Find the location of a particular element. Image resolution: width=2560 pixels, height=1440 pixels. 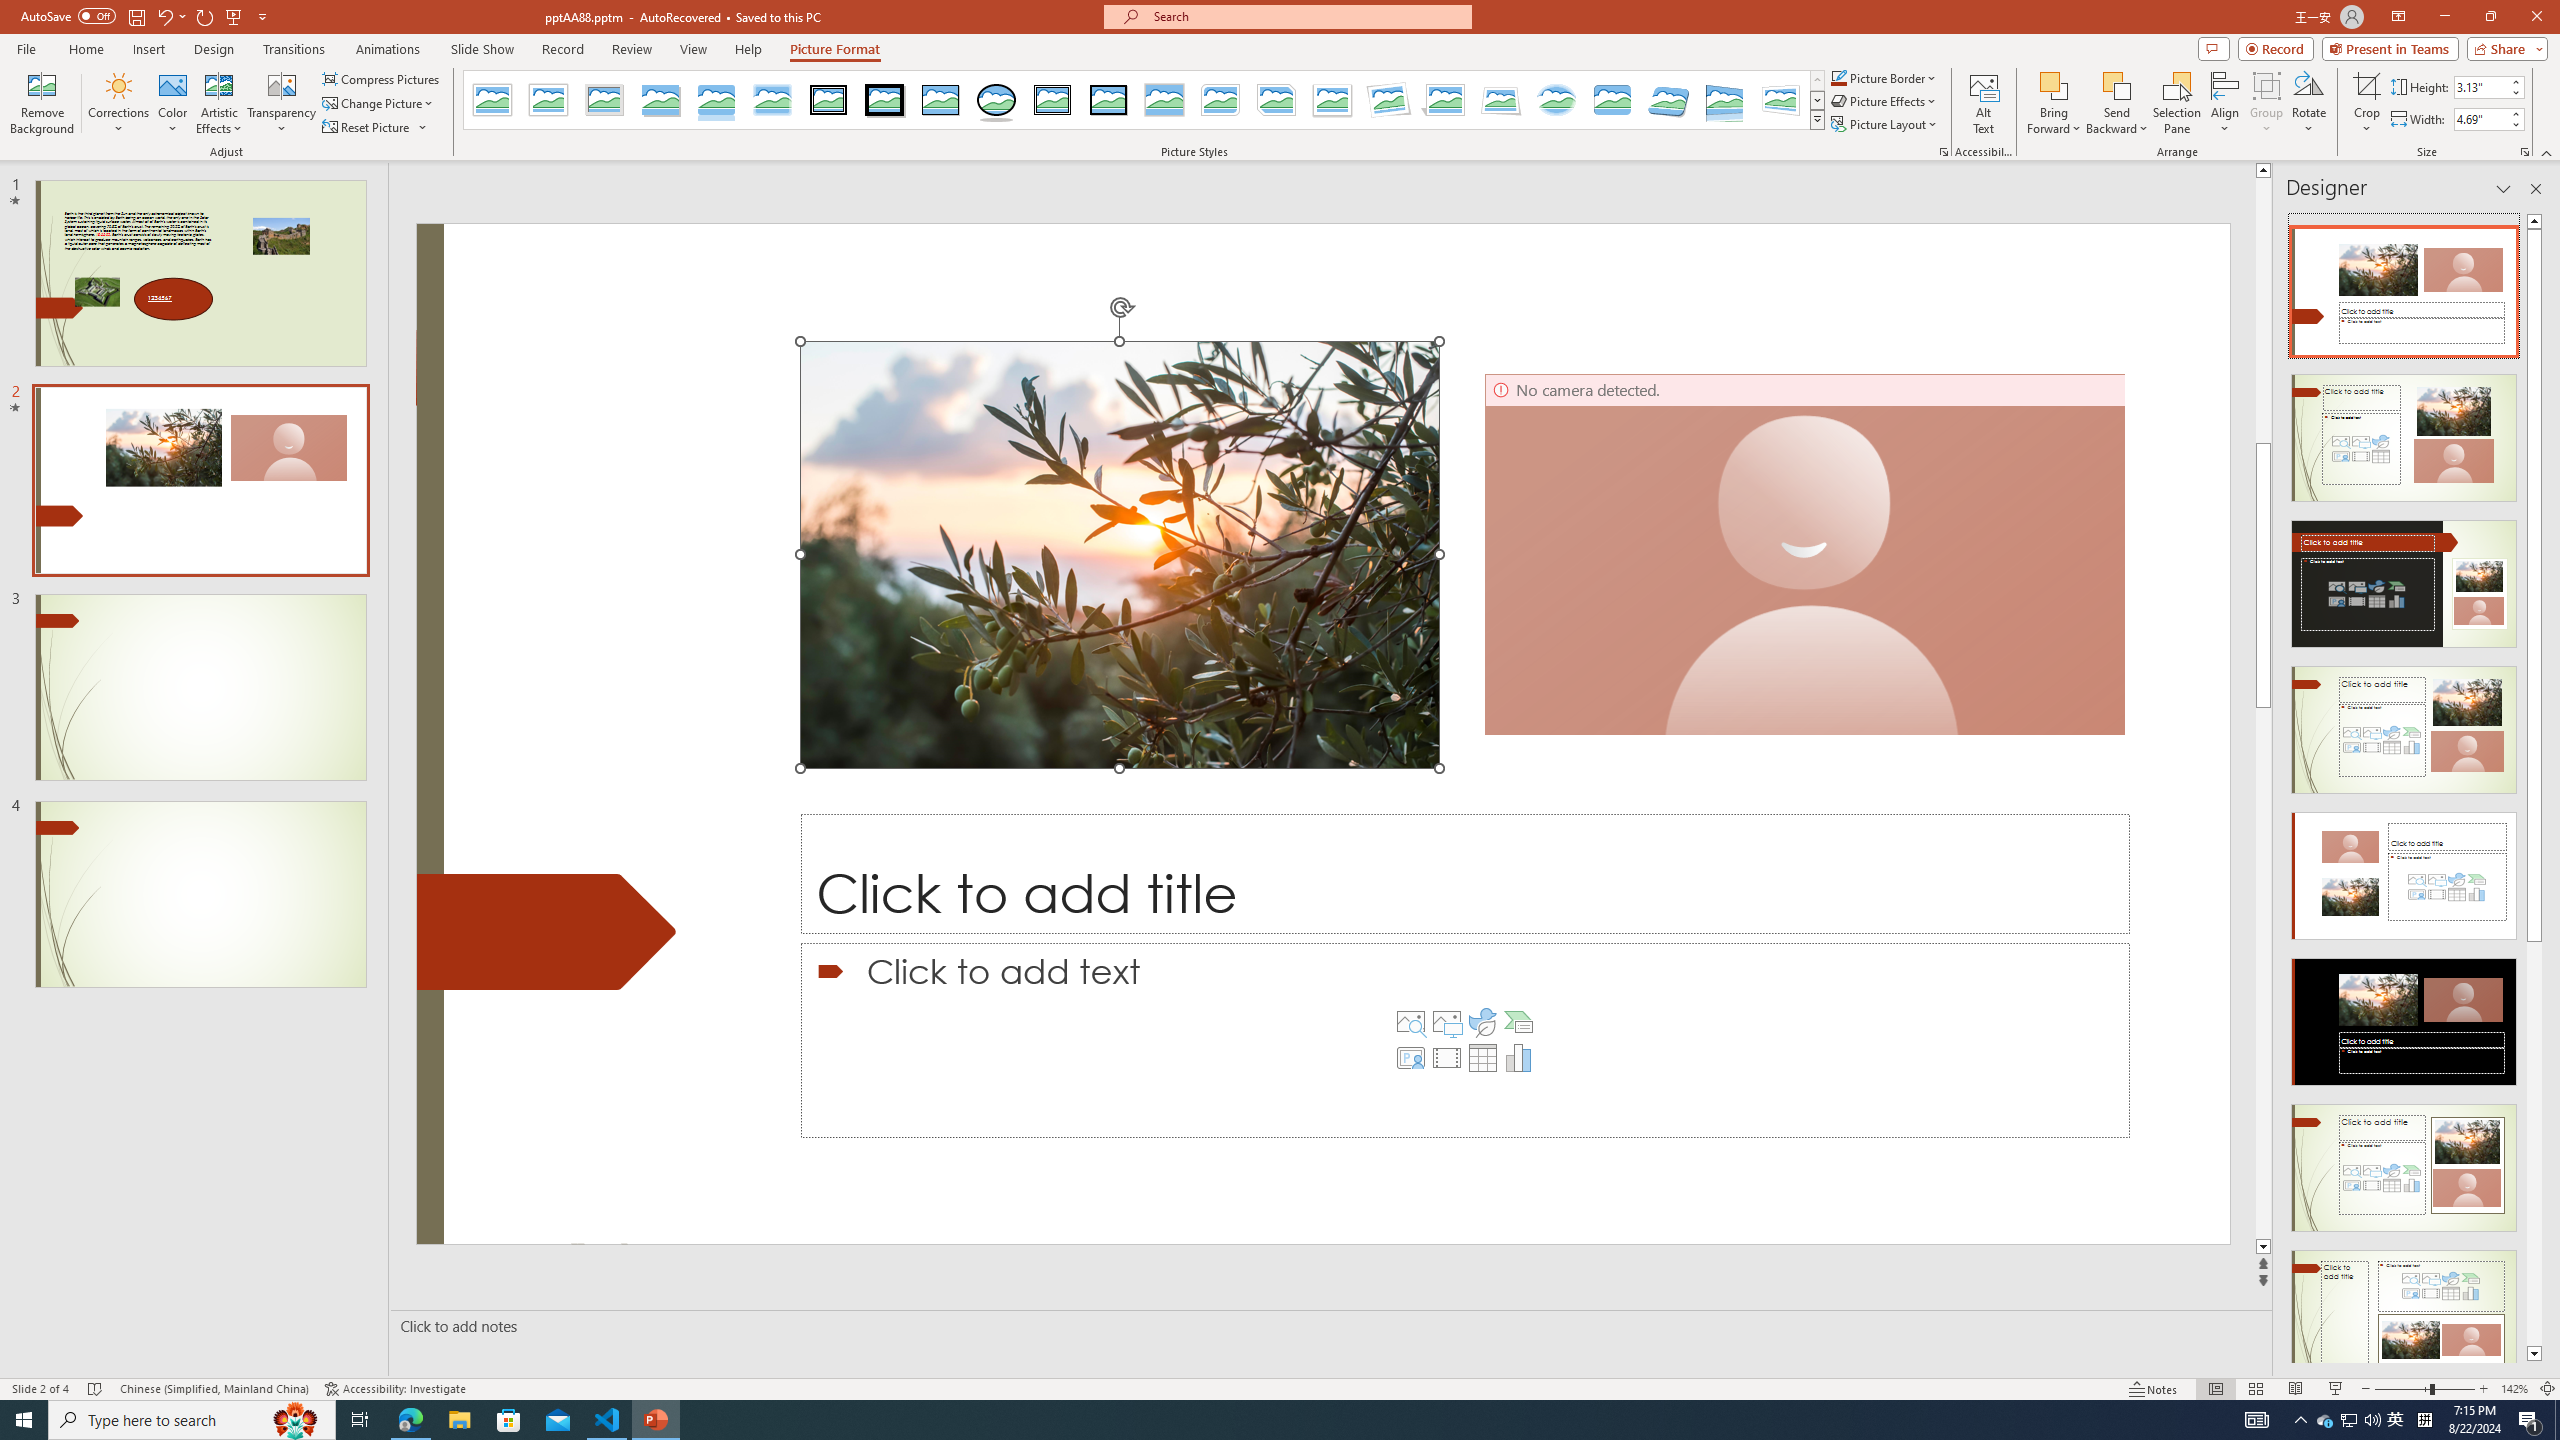

'Group' is located at coordinates (2266, 103).